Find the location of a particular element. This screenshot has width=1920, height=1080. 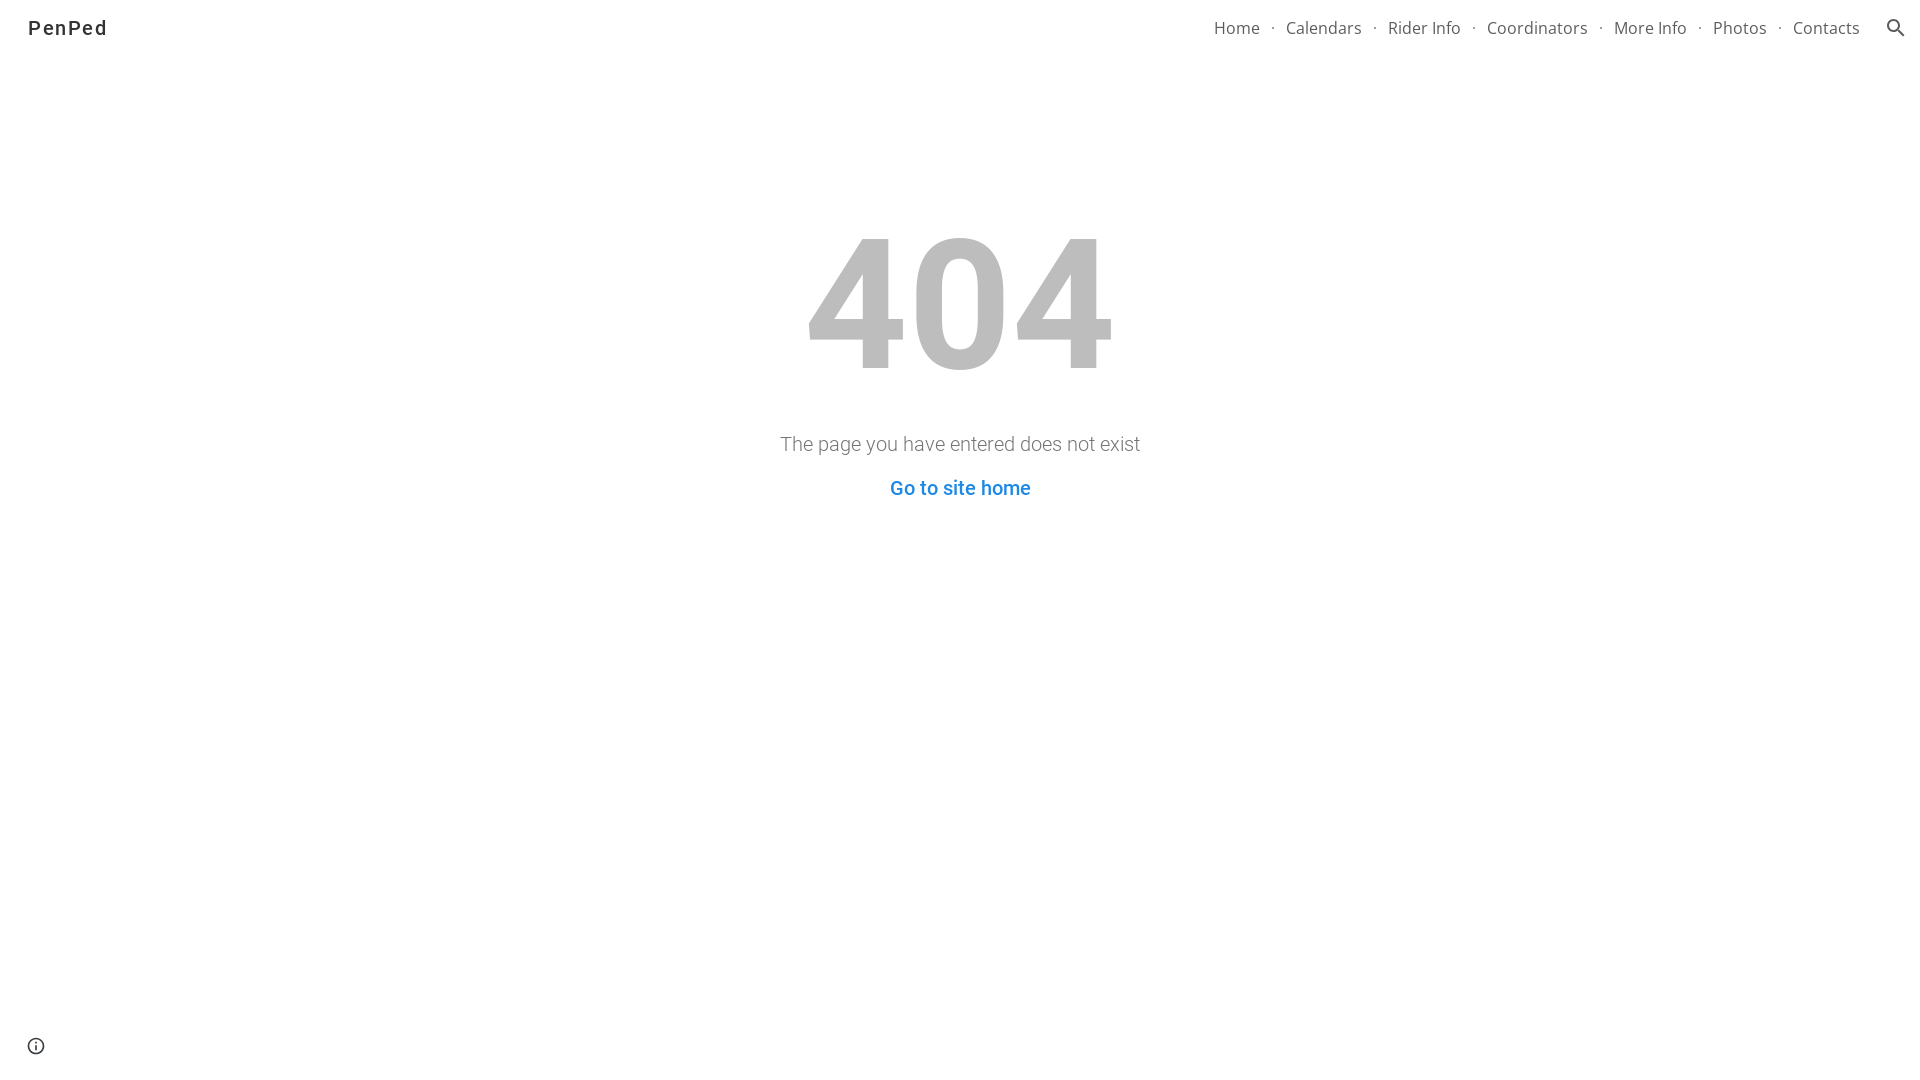

'Photos' is located at coordinates (1738, 27).